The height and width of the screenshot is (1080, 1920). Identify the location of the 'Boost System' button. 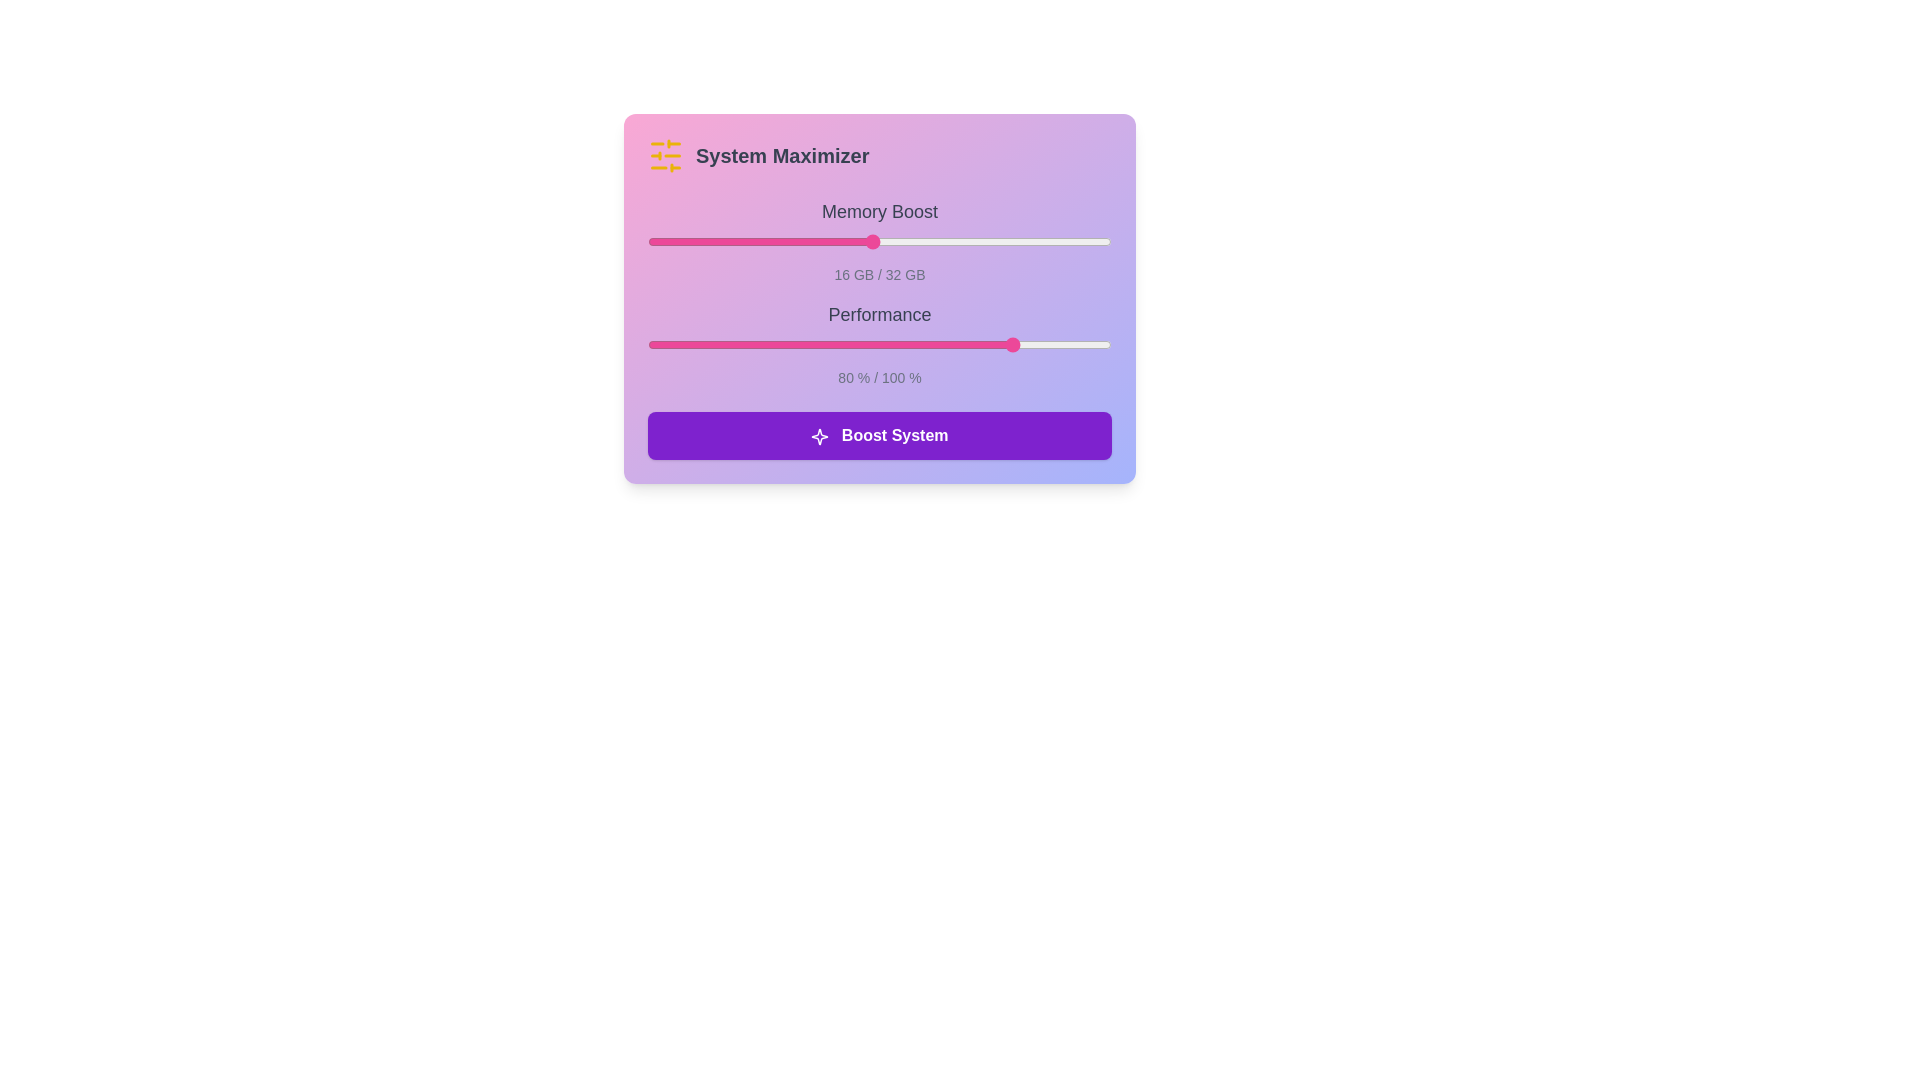
(879, 434).